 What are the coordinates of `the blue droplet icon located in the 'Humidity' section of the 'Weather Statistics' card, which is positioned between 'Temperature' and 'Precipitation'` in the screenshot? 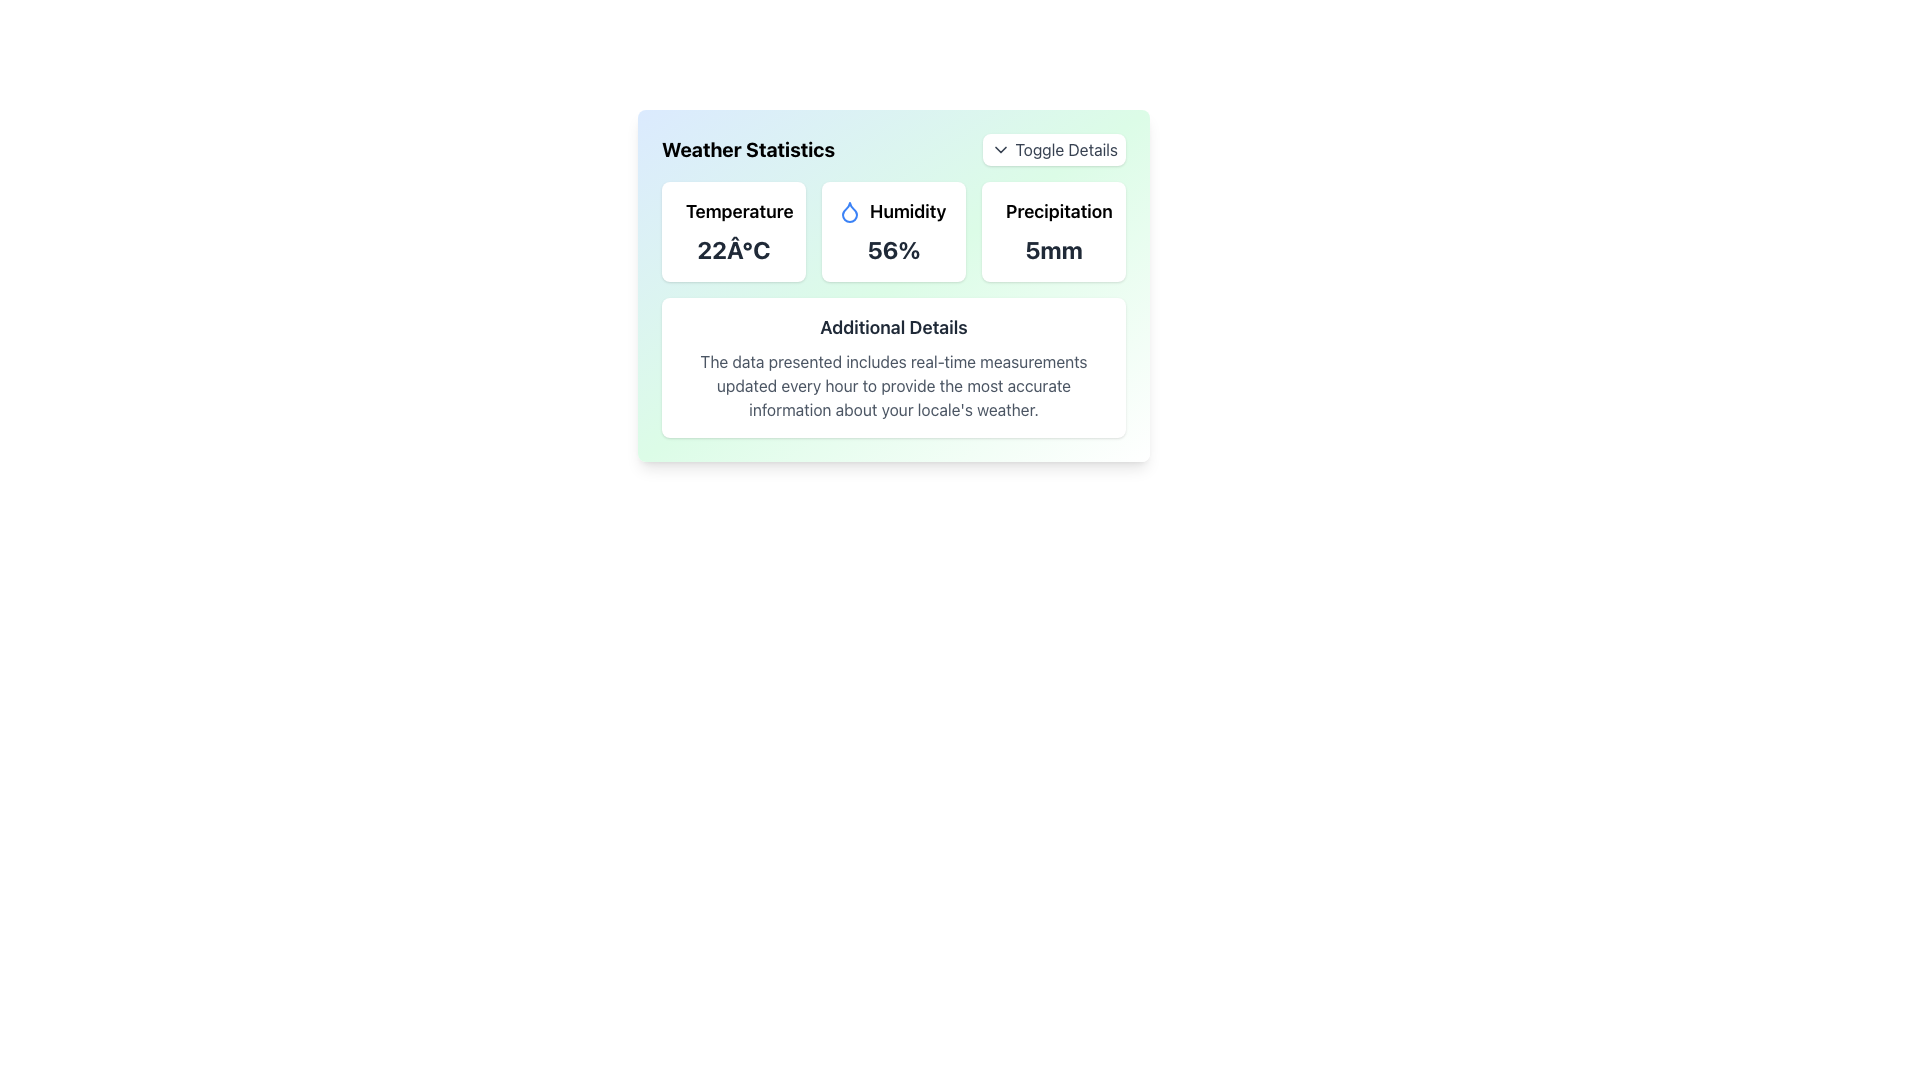 It's located at (849, 212).